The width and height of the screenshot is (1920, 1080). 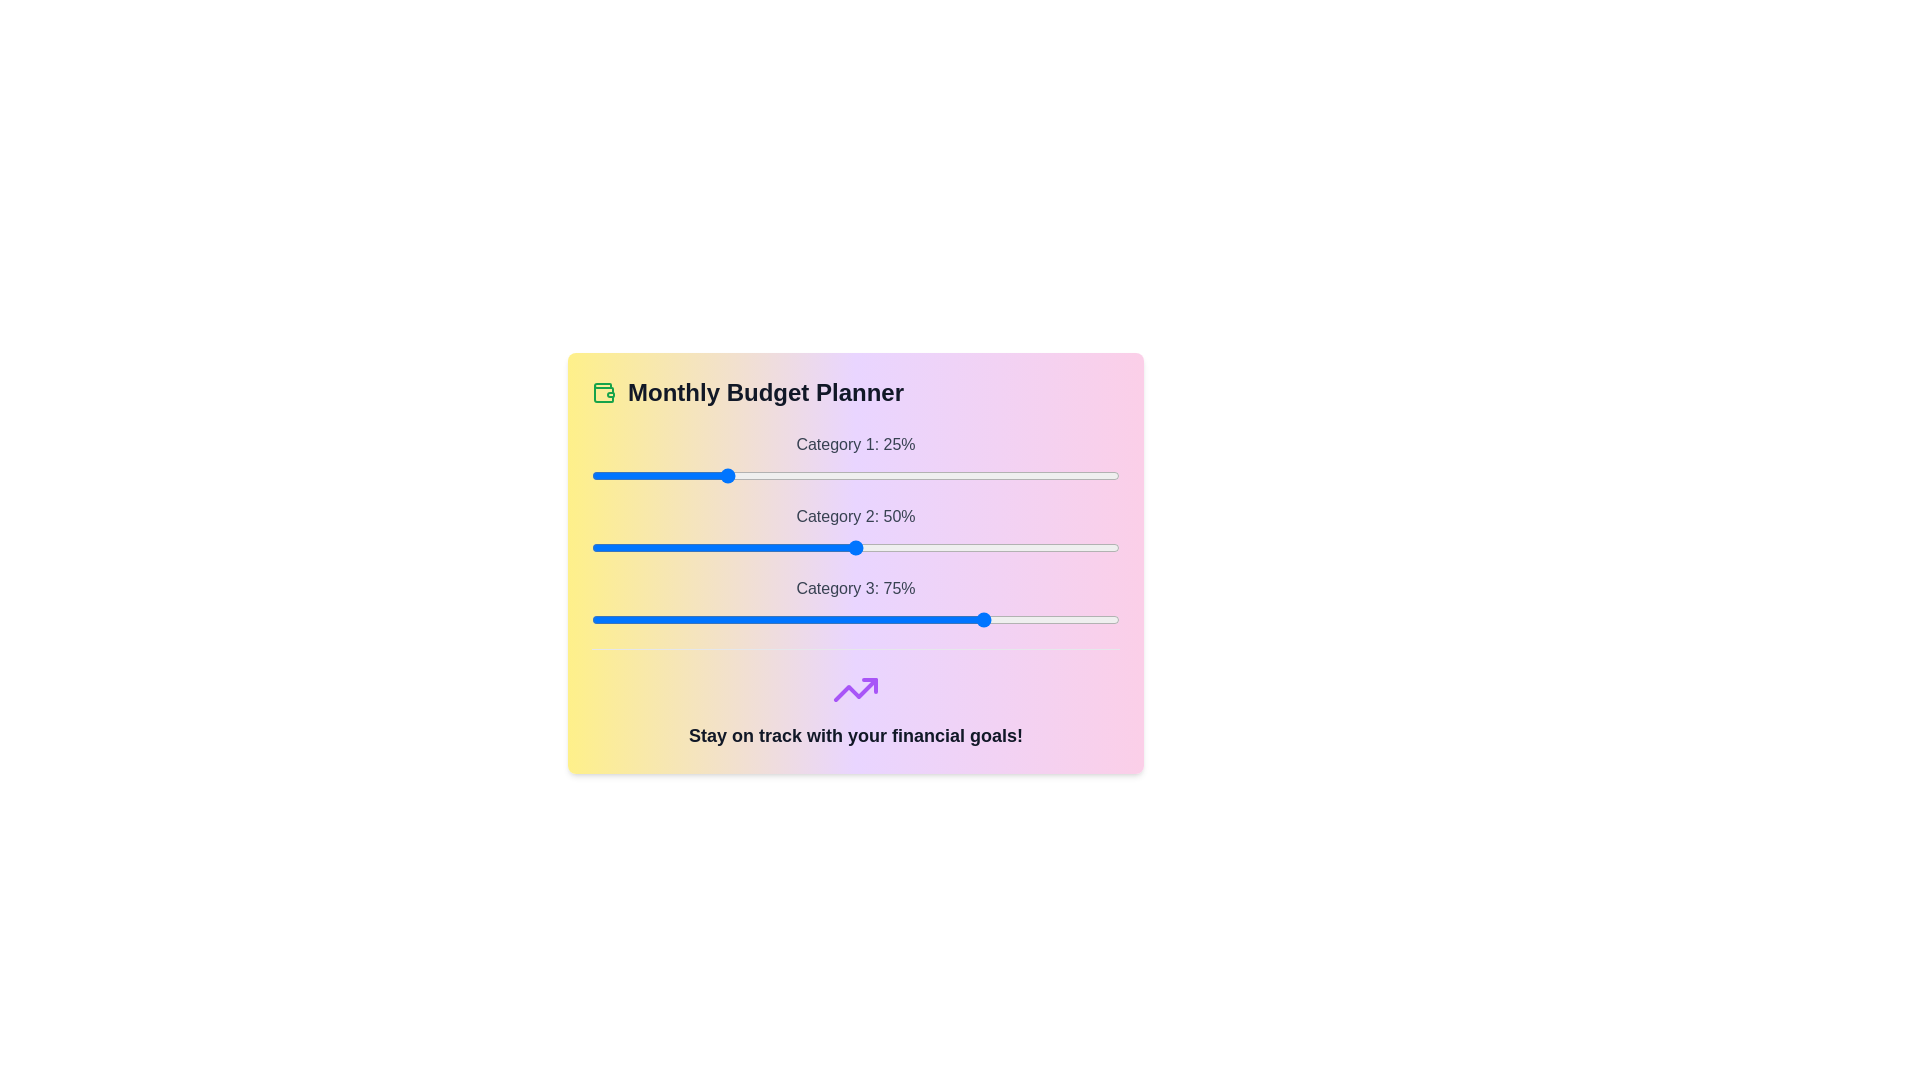 What do you see at coordinates (723, 475) in the screenshot?
I see `the slider for Category 1 to 25%` at bounding box center [723, 475].